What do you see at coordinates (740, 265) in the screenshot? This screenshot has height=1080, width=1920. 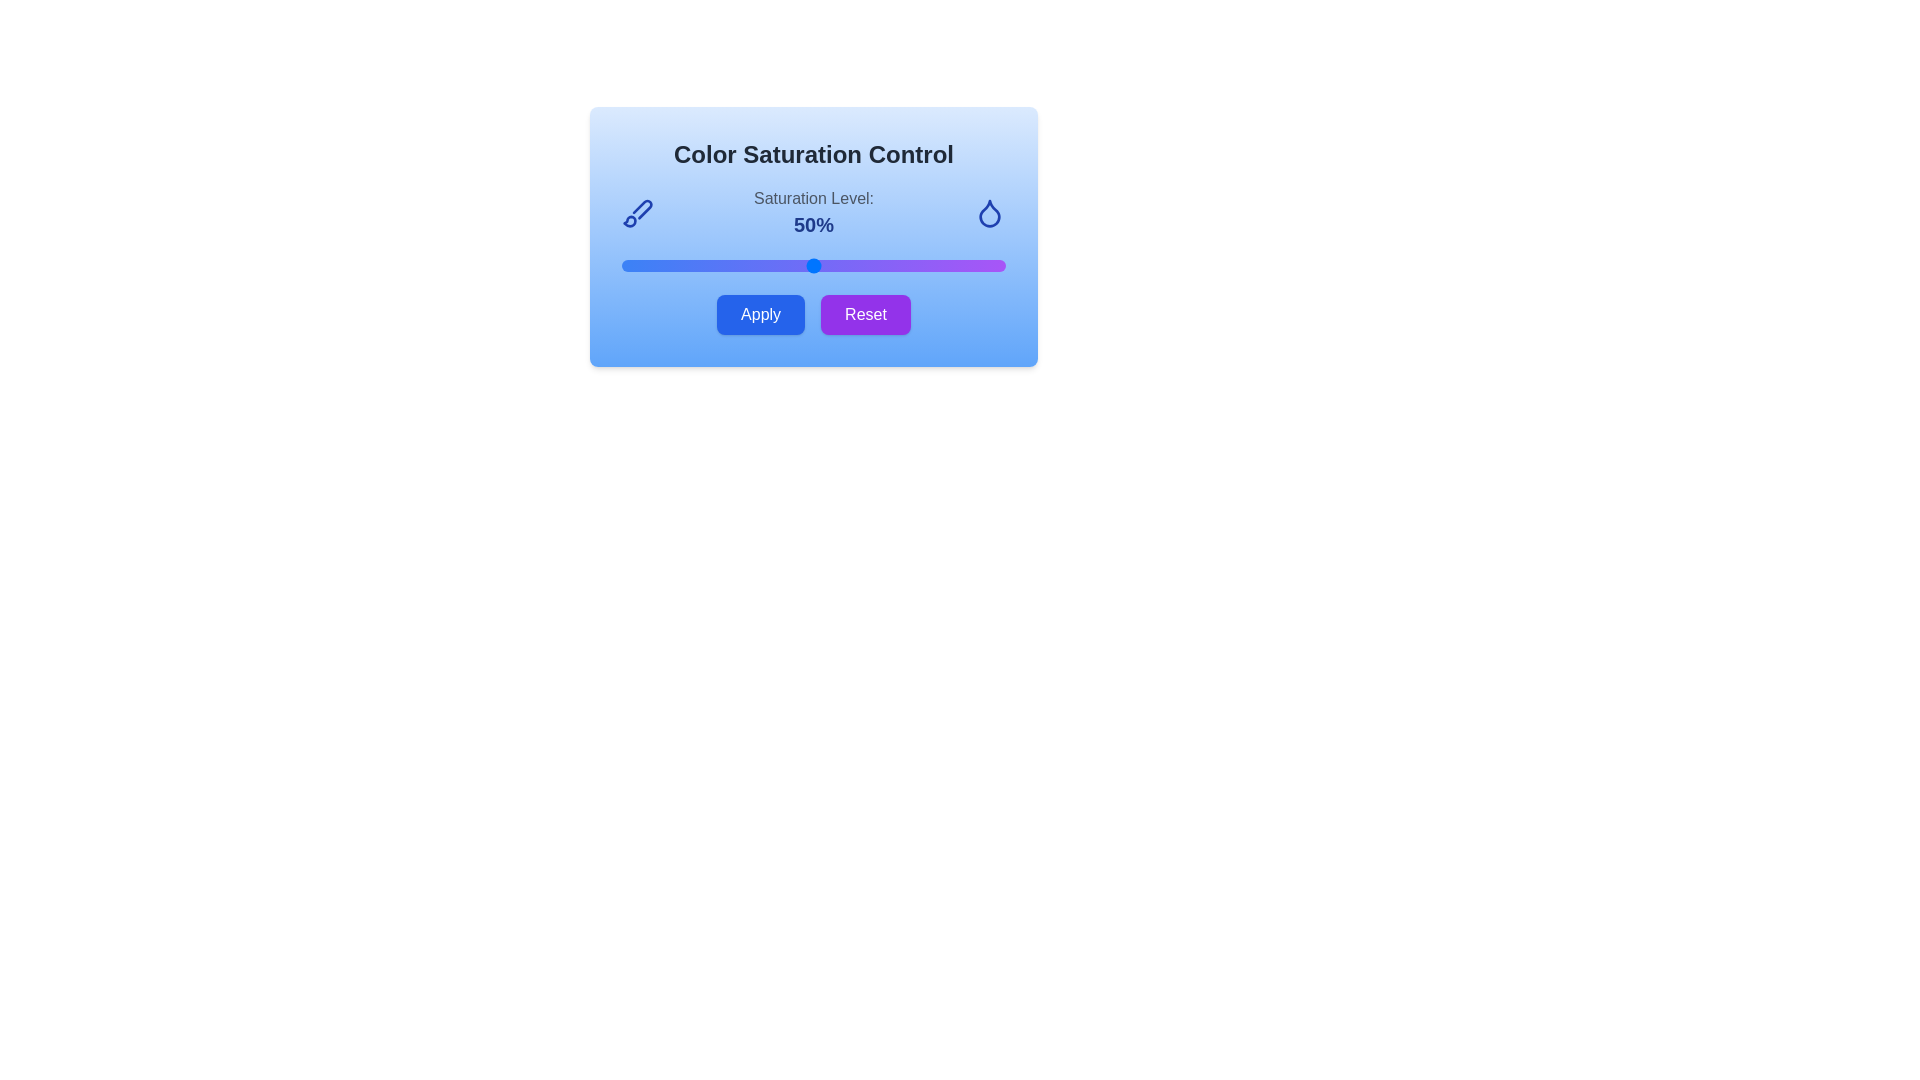 I see `the color saturation to 31% by adjusting the slider` at bounding box center [740, 265].